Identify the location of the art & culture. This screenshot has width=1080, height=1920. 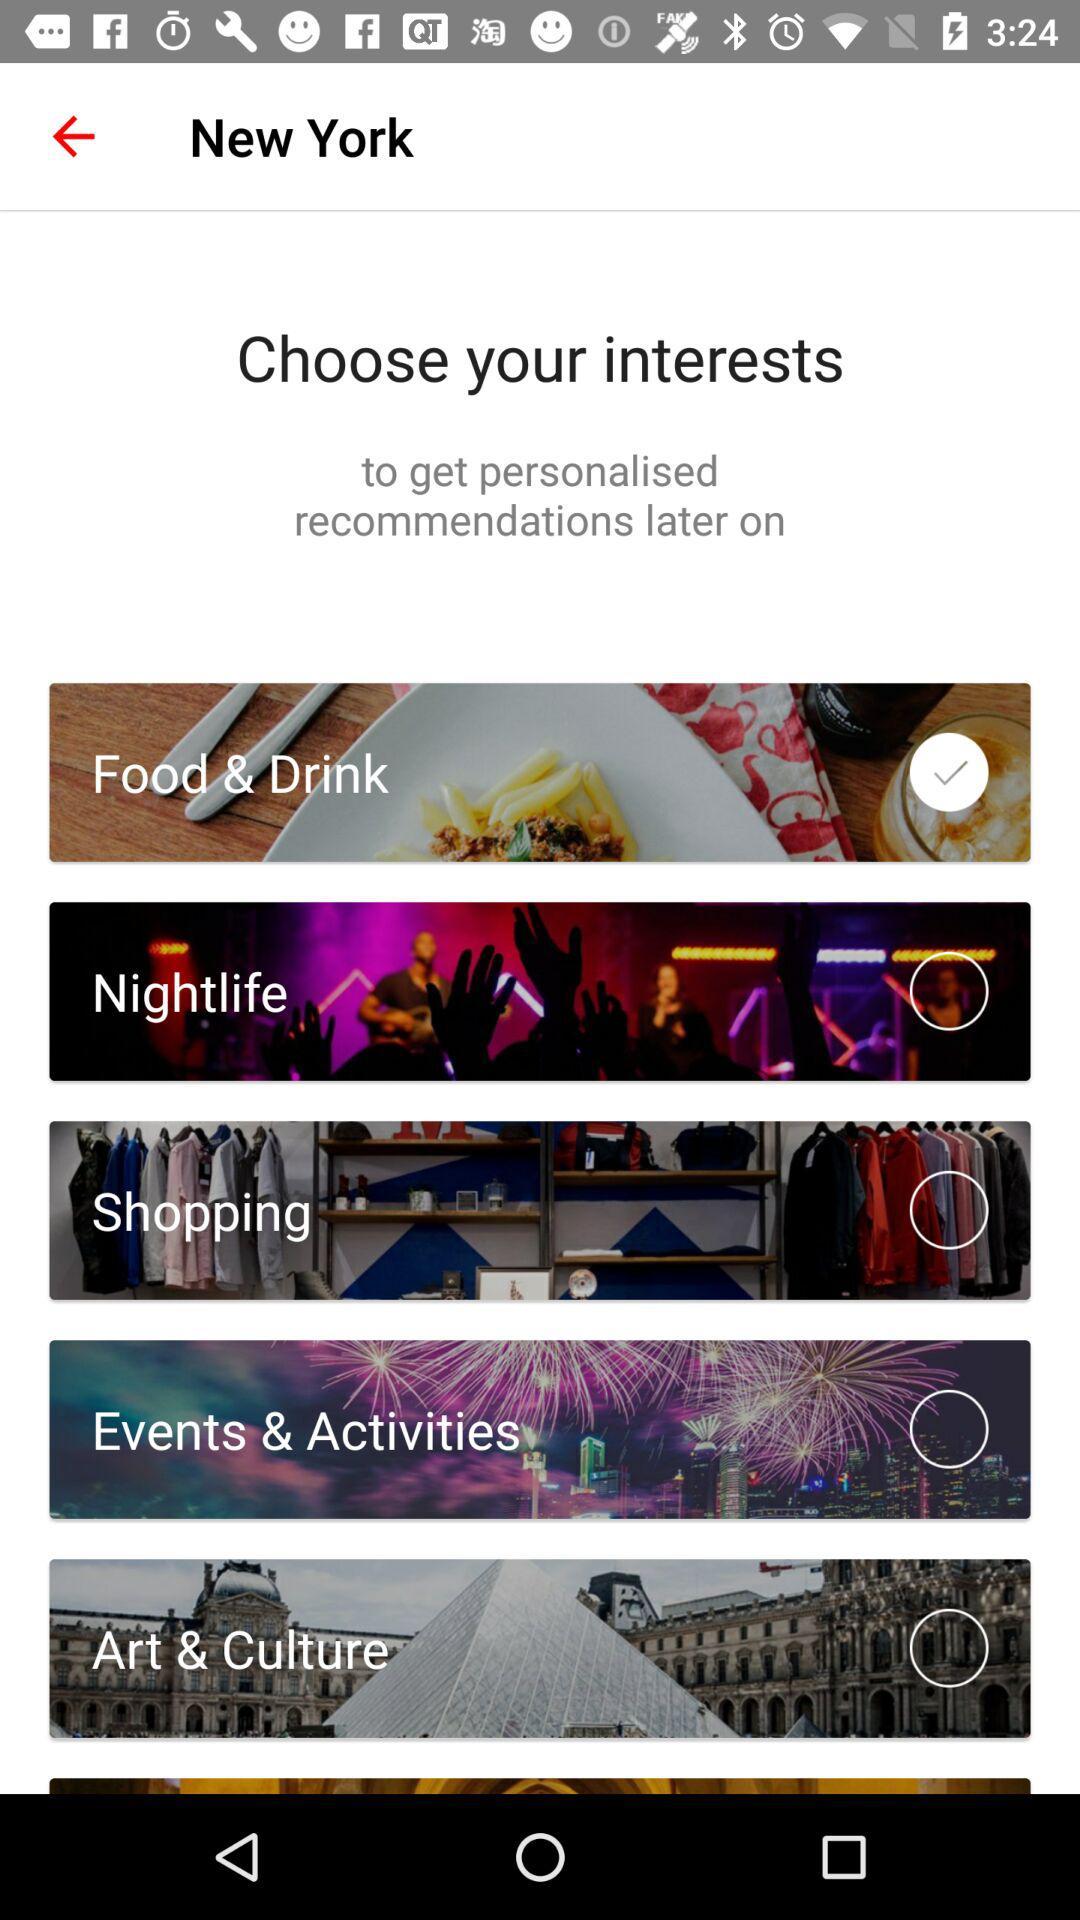
(219, 1648).